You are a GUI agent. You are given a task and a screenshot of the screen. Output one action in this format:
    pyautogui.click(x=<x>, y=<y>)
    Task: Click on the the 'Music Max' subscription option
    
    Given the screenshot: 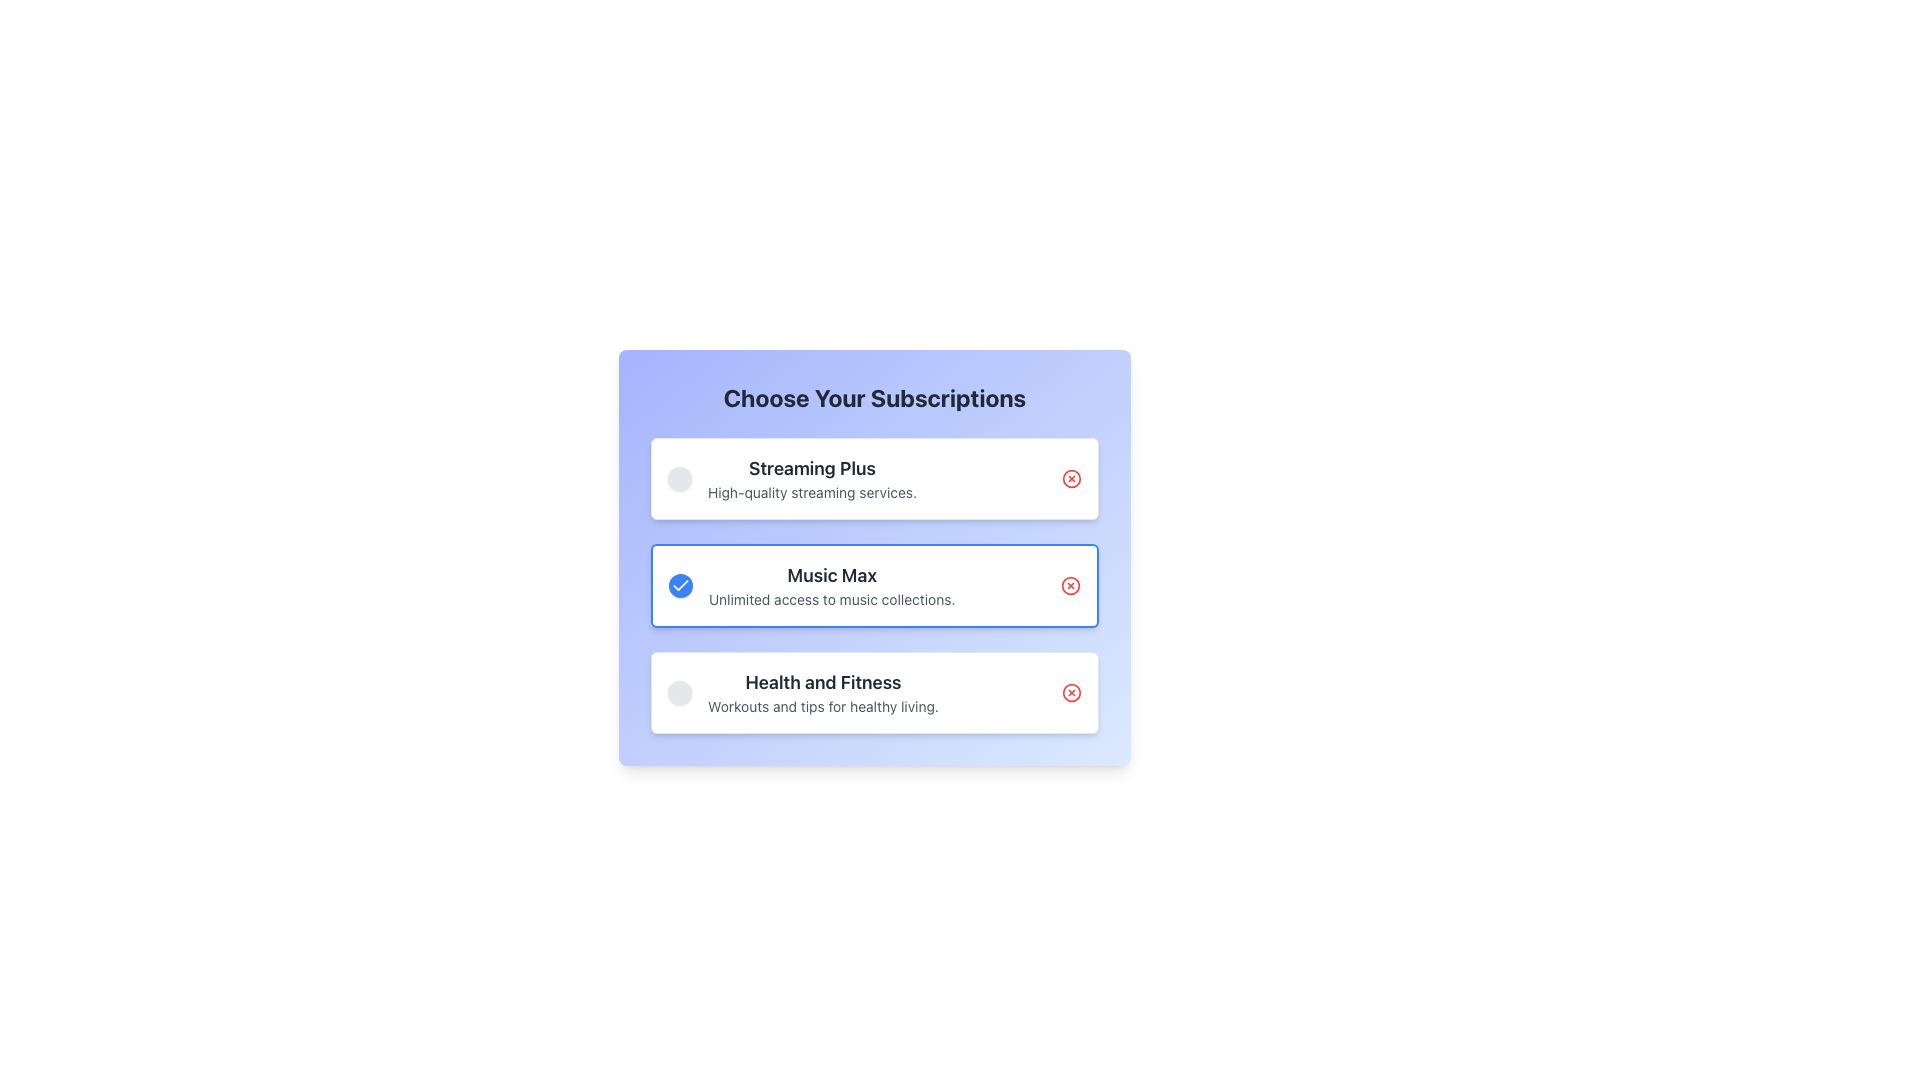 What is the action you would take?
    pyautogui.click(x=874, y=585)
    